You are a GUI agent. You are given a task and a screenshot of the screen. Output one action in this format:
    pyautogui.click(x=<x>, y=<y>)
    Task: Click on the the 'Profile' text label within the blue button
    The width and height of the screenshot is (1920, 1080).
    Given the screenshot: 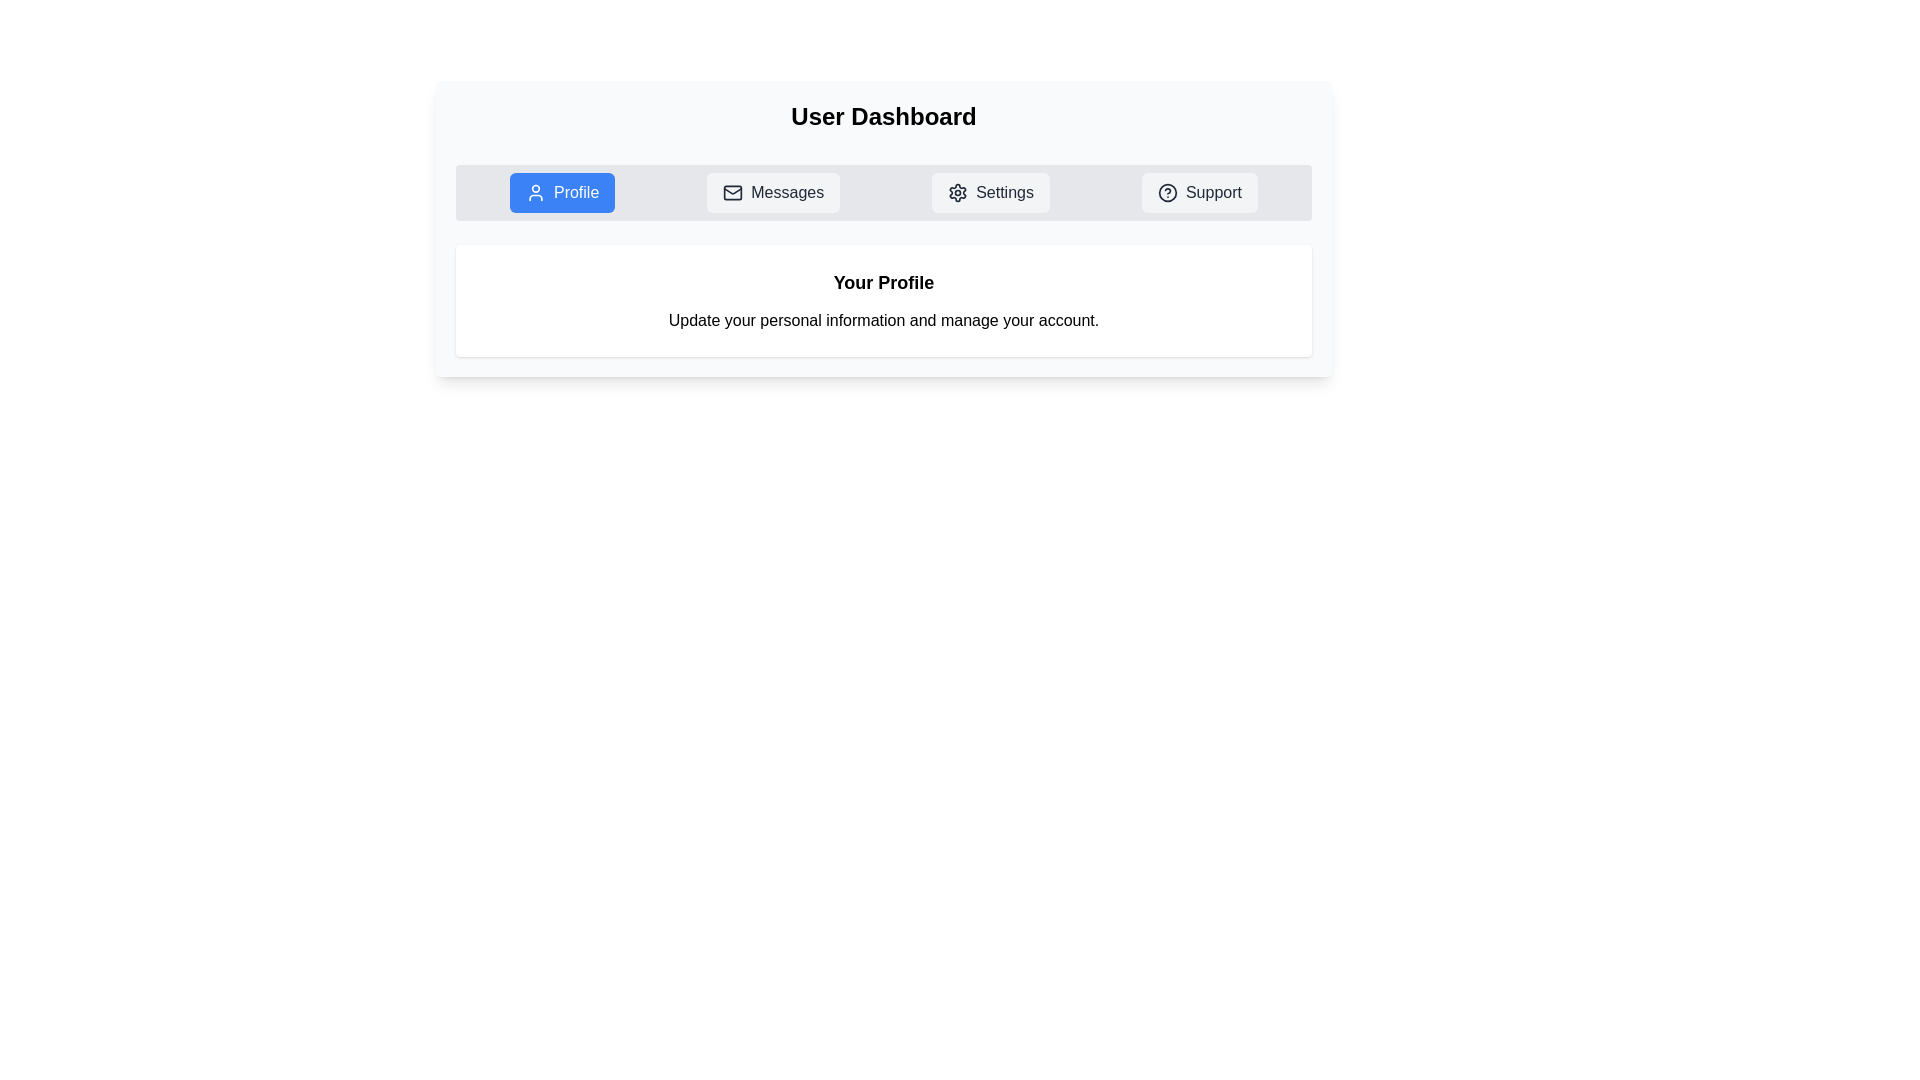 What is the action you would take?
    pyautogui.click(x=575, y=192)
    